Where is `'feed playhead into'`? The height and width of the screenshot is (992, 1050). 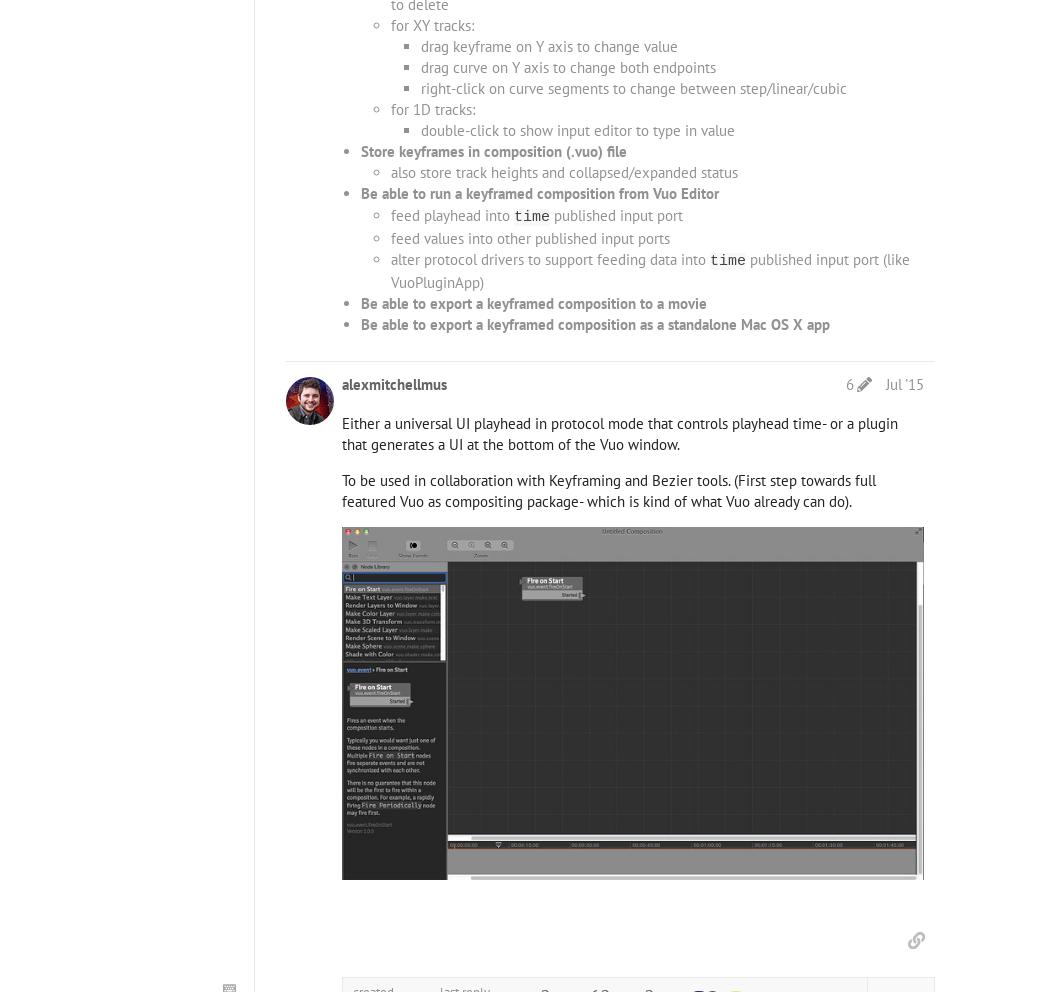
'feed playhead into' is located at coordinates (451, 214).